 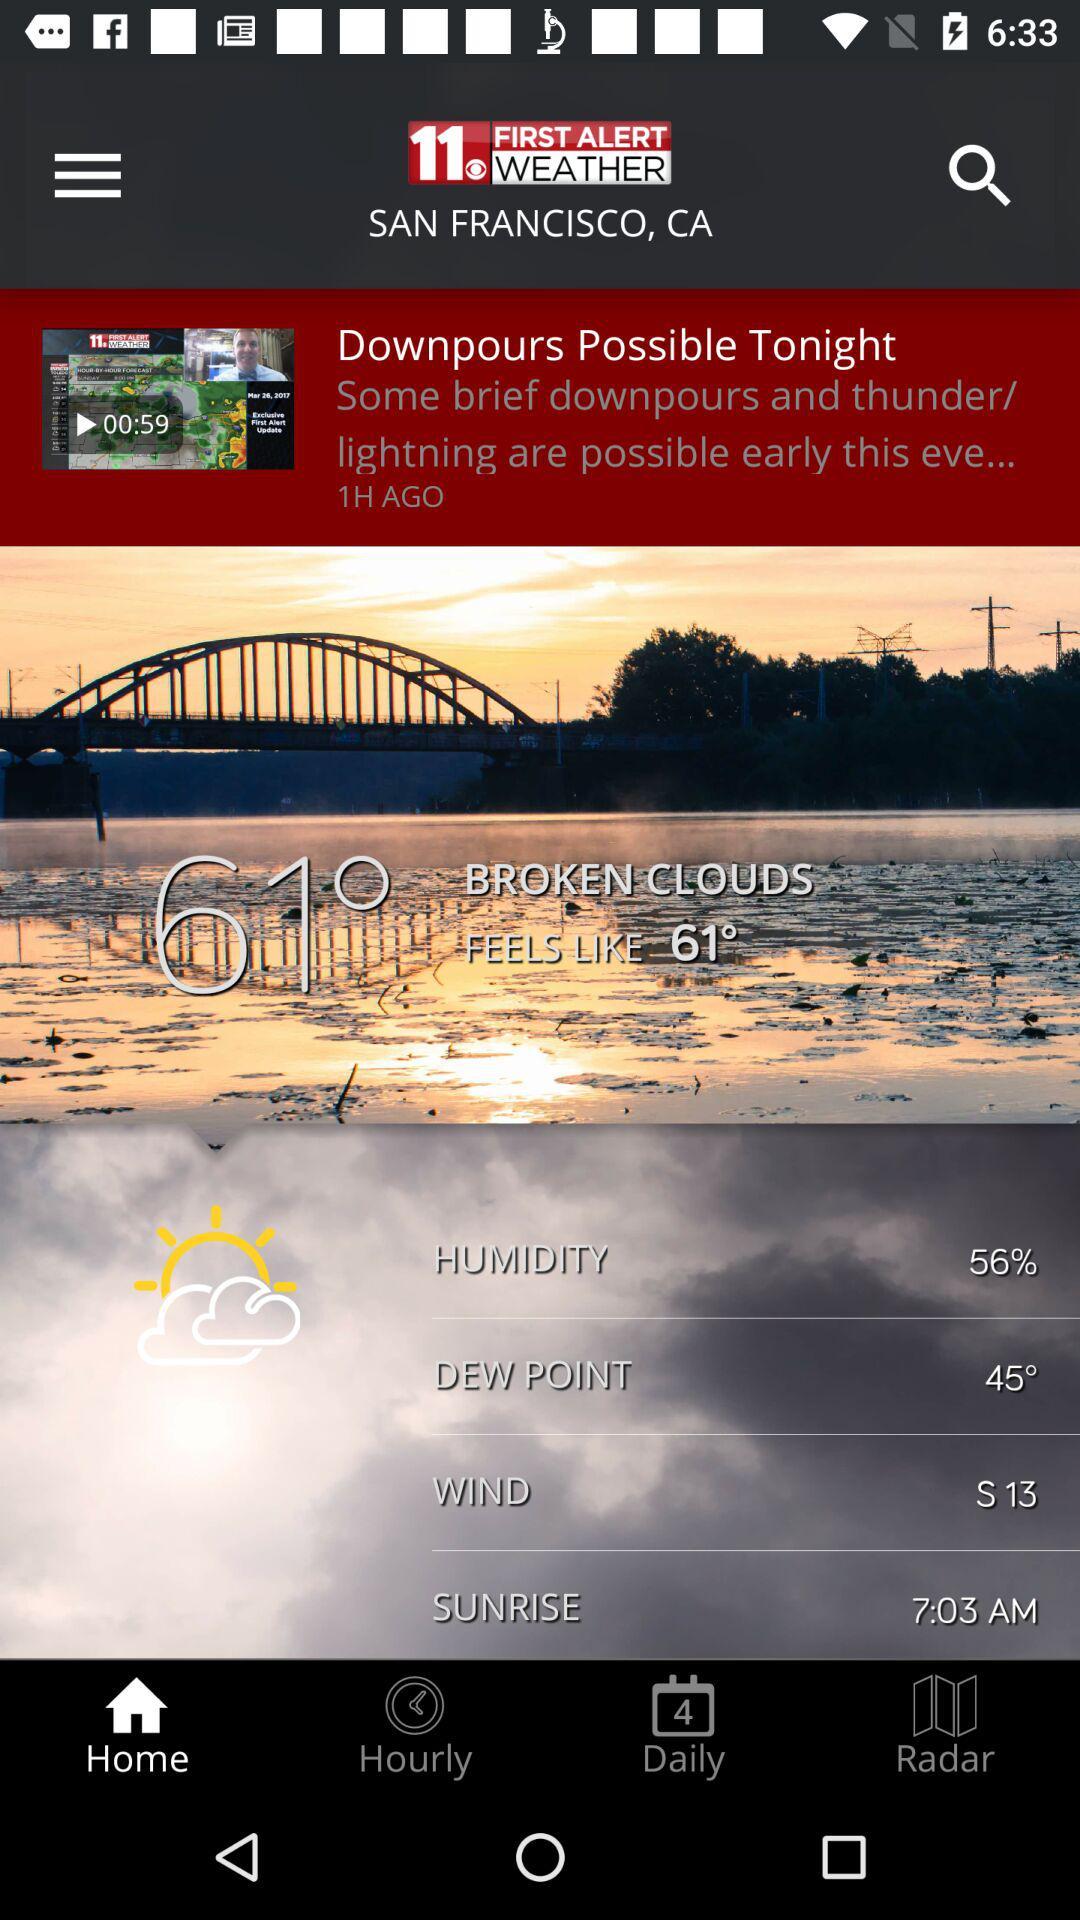 I want to click on daily icon, so click(x=682, y=1726).